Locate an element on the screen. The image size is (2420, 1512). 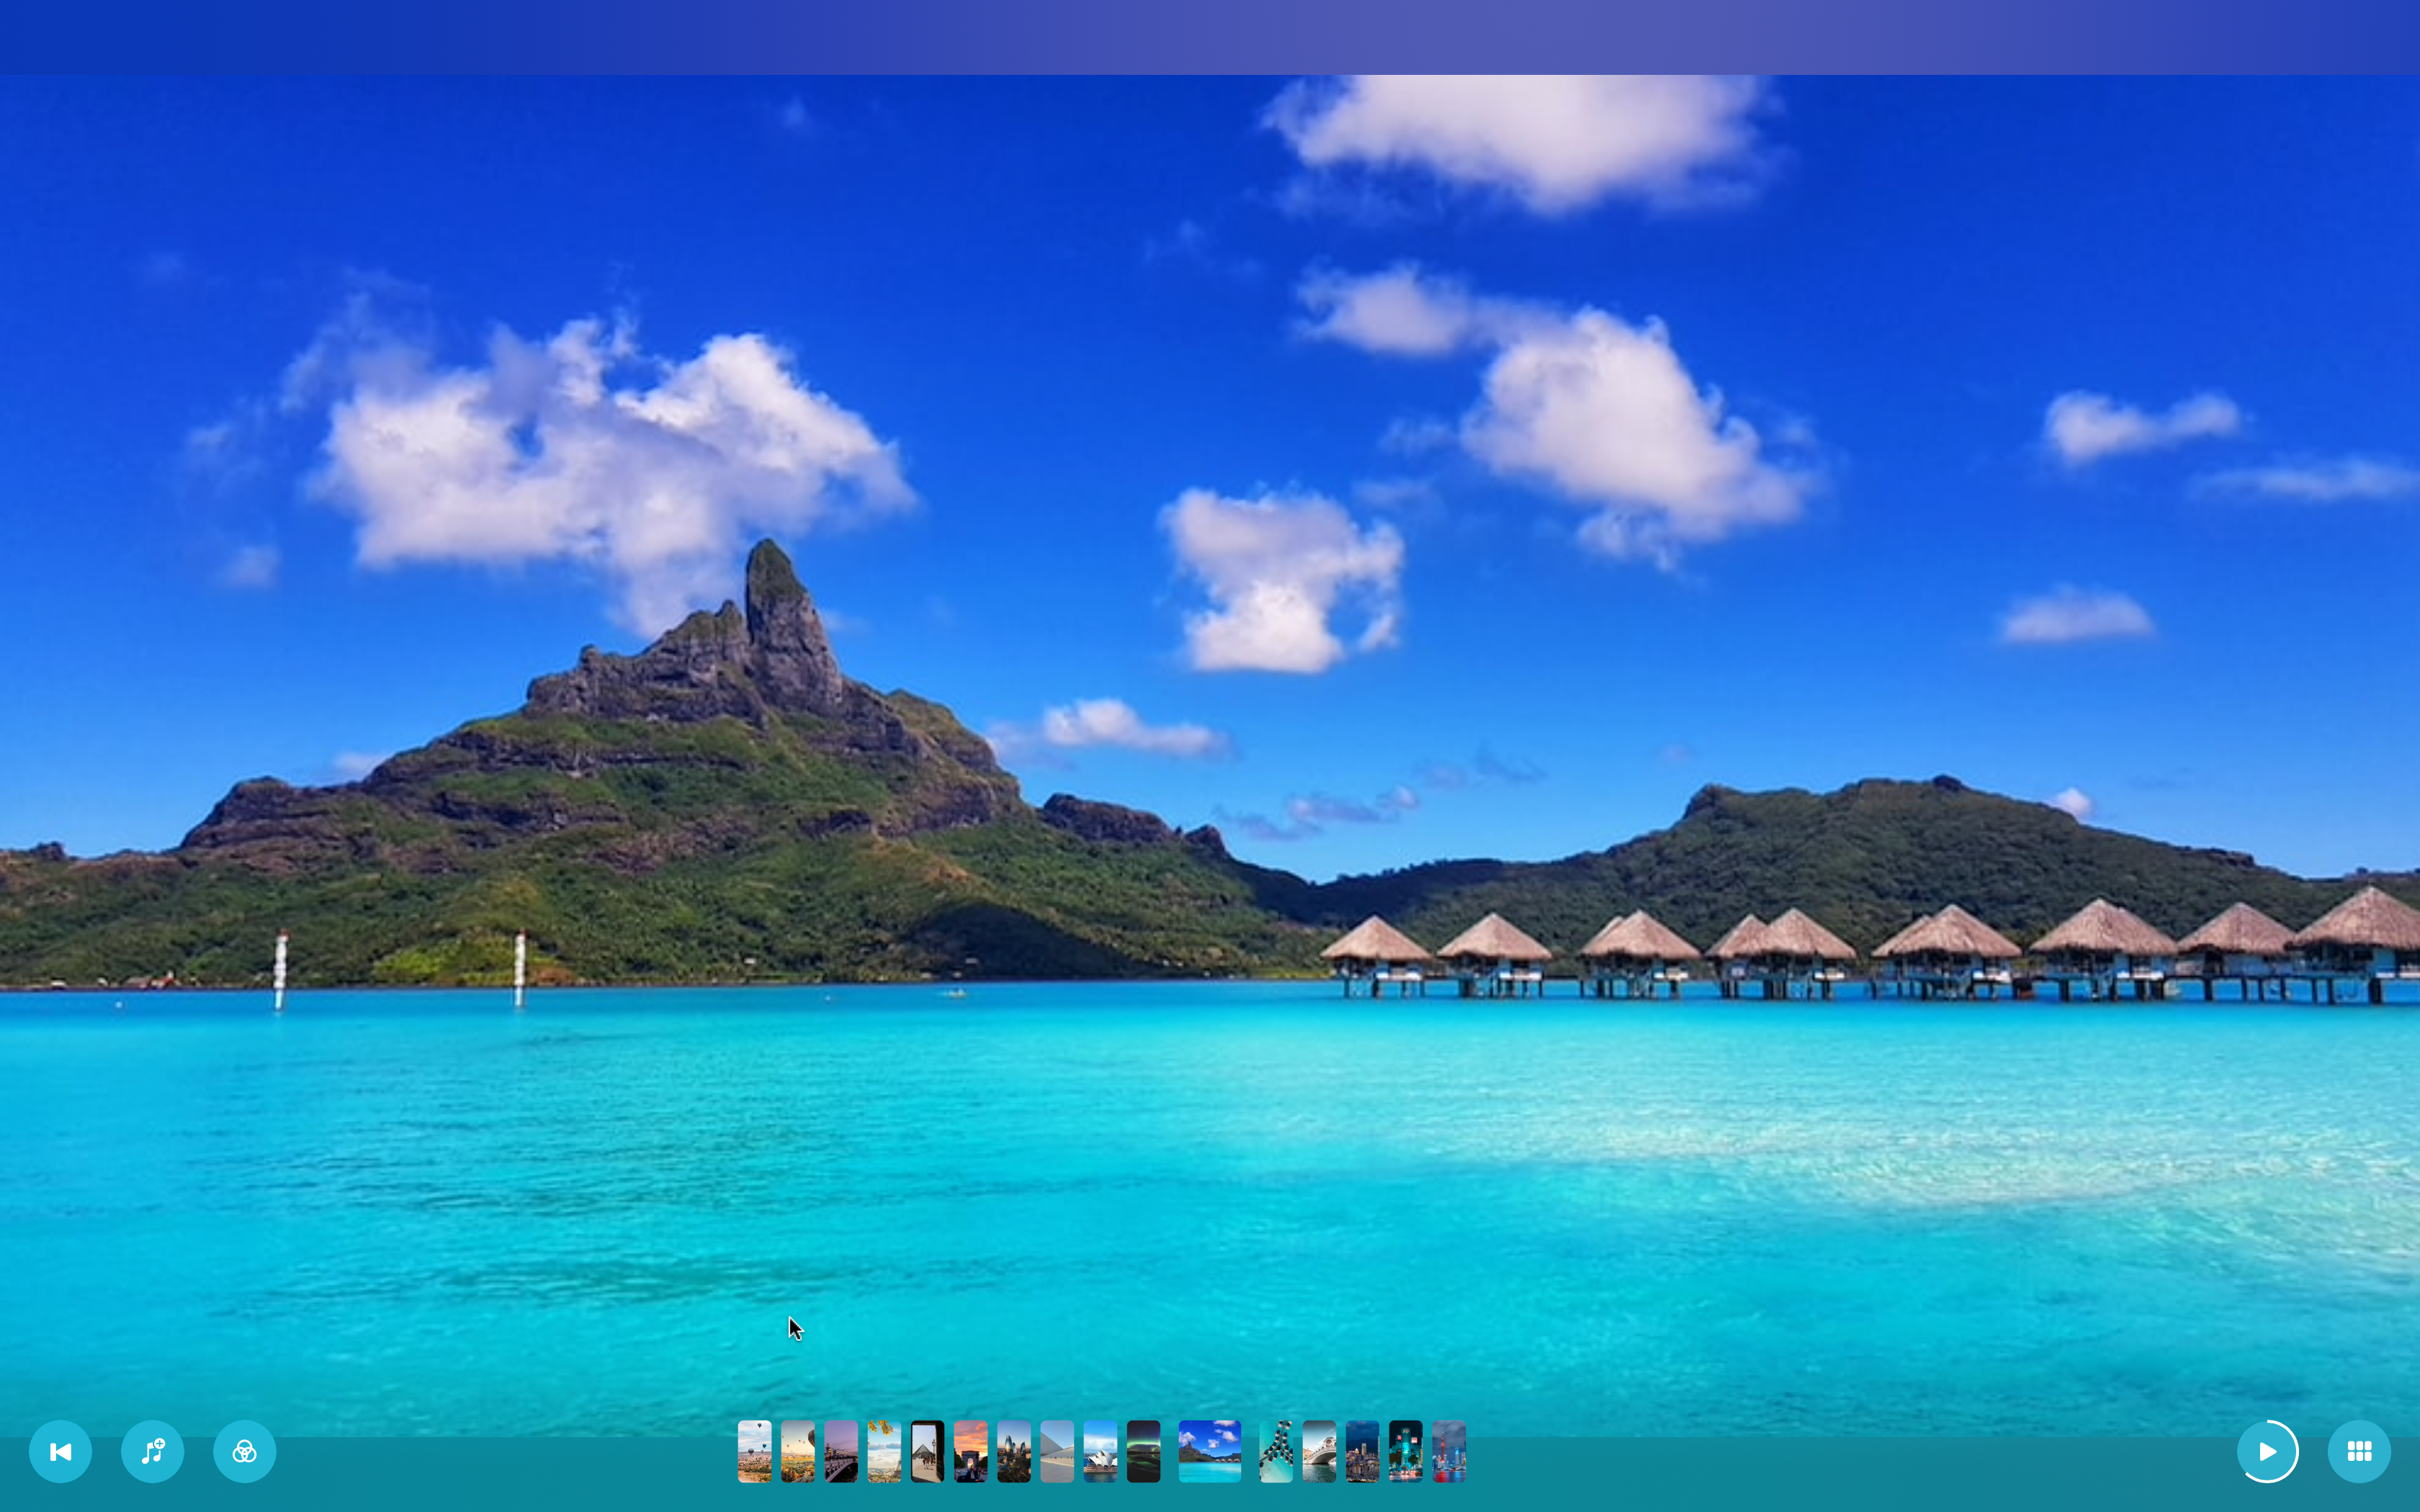
Jump to the initial part of the slideshow and pause it is located at coordinates (61, 1452).